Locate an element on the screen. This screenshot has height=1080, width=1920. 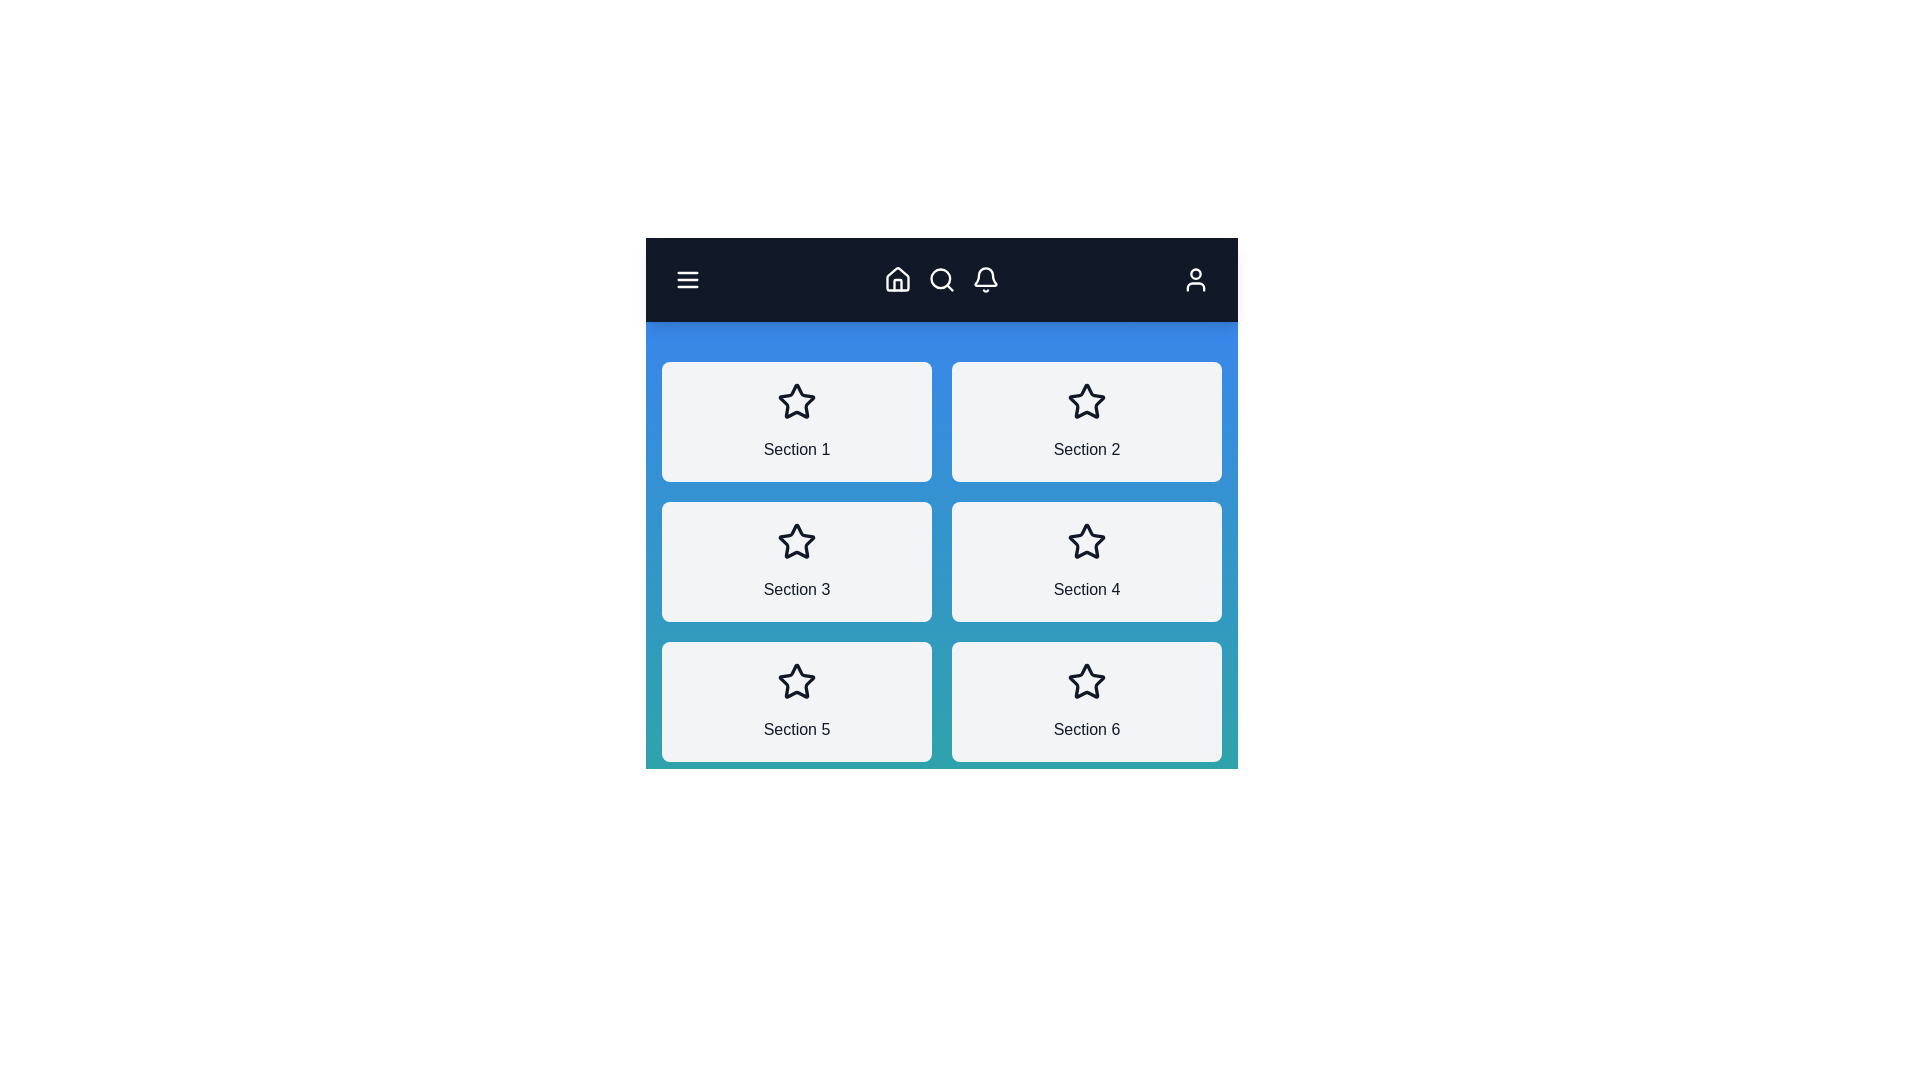
the home icon in the app bar to navigate to the home section is located at coordinates (896, 280).